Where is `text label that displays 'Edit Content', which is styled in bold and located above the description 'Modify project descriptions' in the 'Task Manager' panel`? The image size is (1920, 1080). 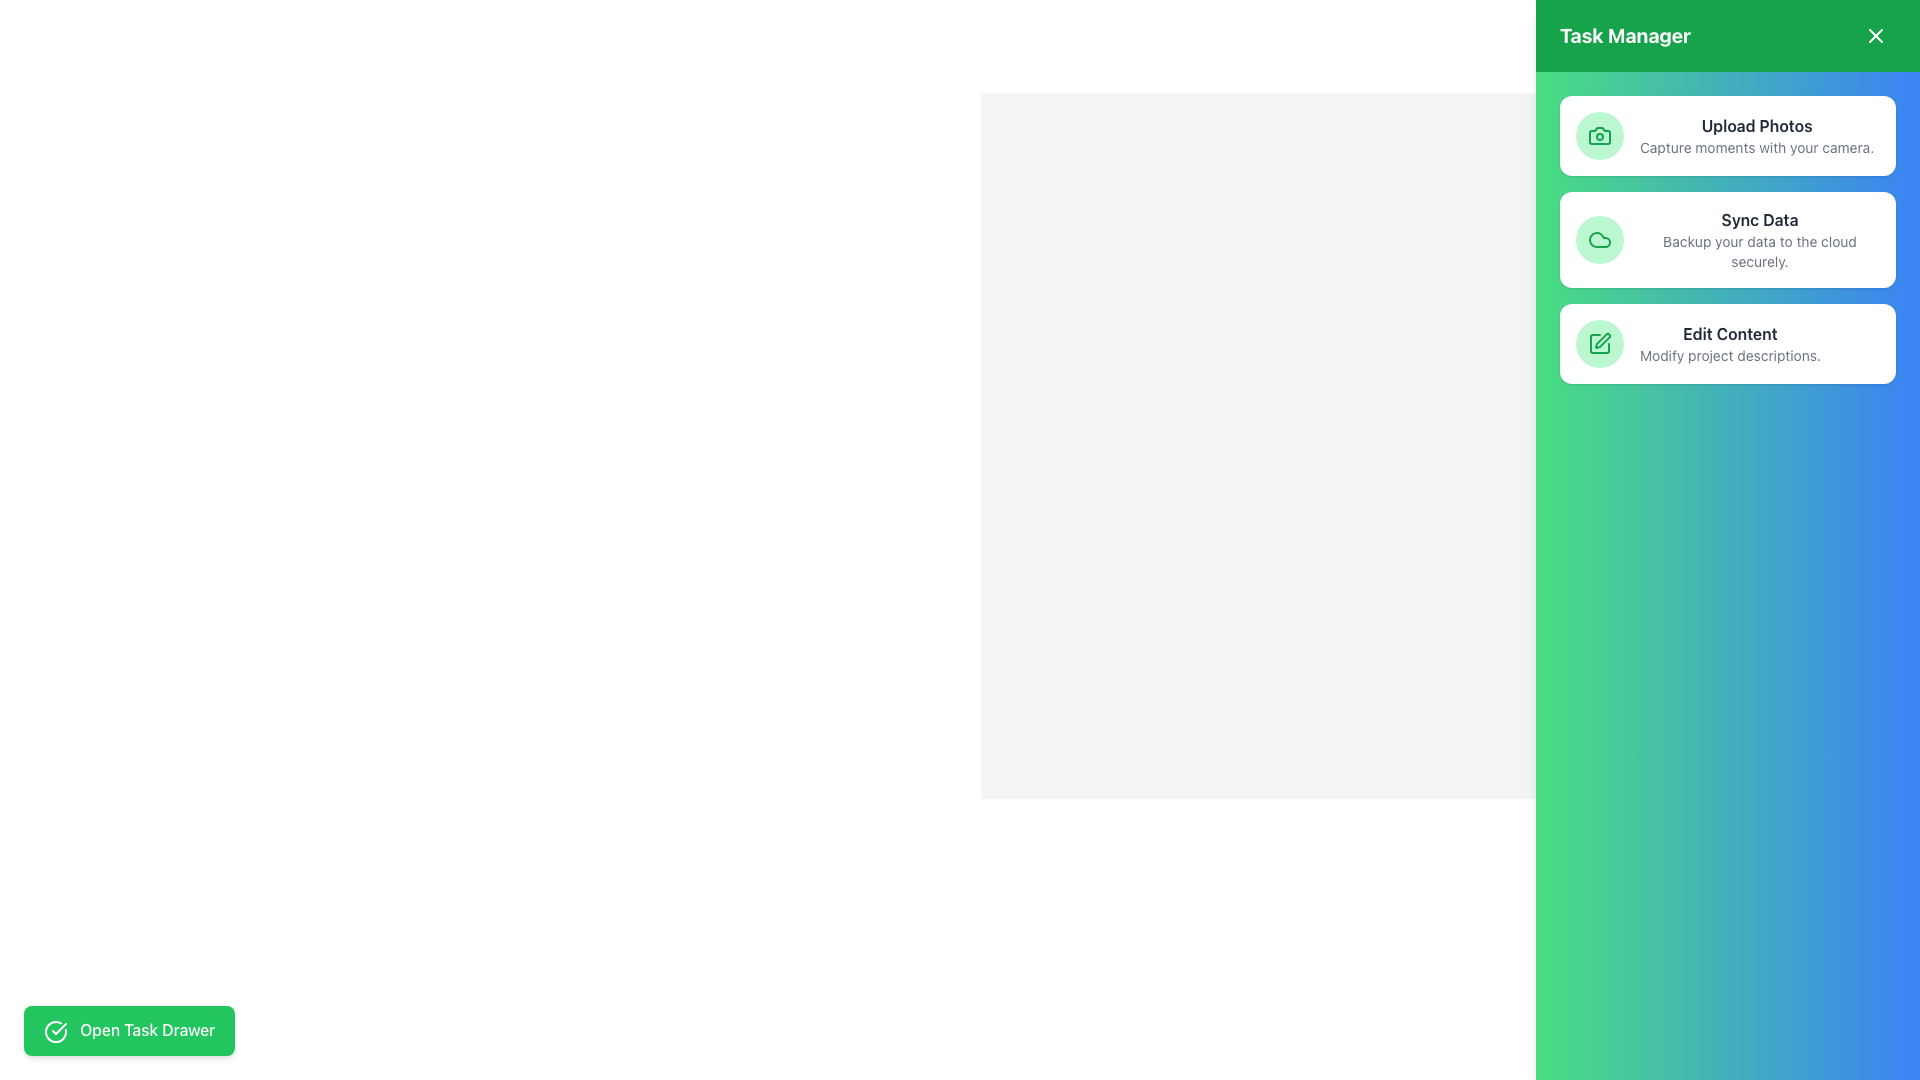 text label that displays 'Edit Content', which is styled in bold and located above the description 'Modify project descriptions' in the 'Task Manager' panel is located at coordinates (1729, 333).